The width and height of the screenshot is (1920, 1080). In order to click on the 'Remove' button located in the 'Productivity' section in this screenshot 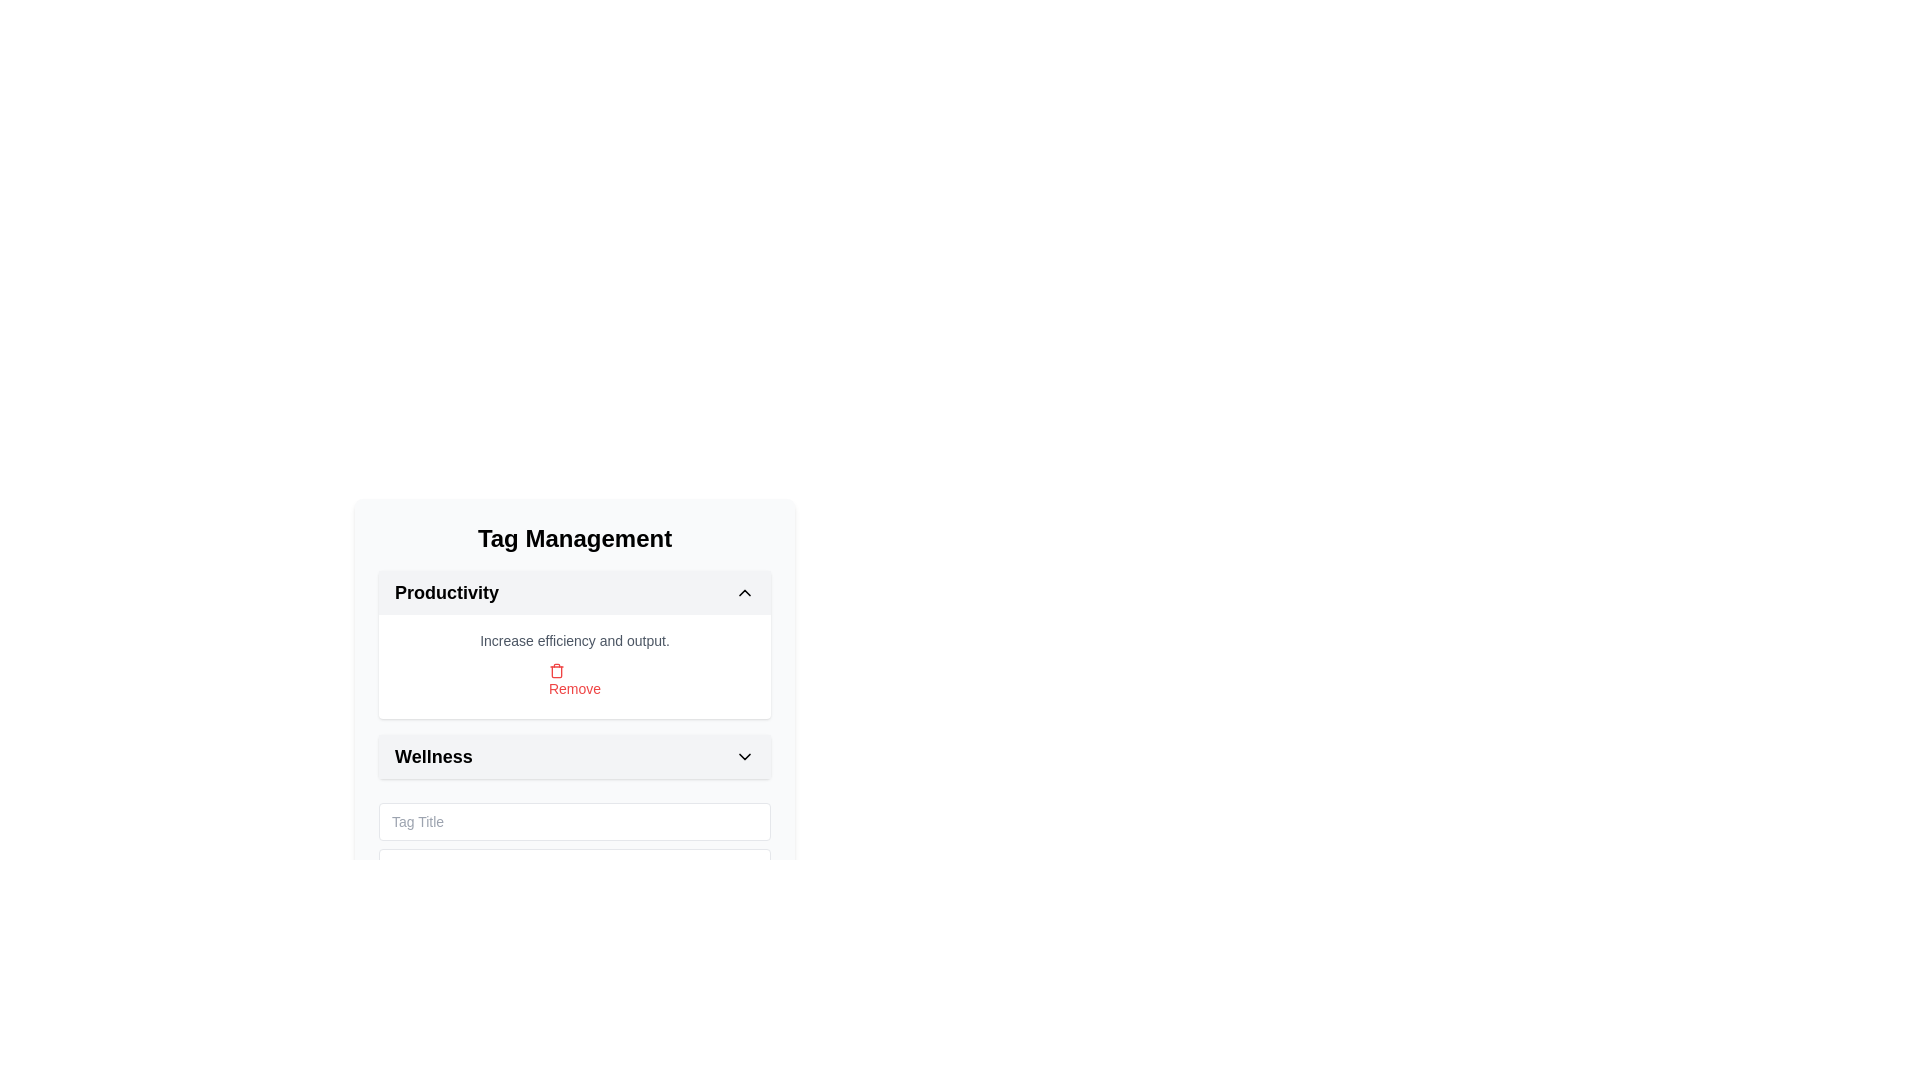, I will do `click(574, 667)`.